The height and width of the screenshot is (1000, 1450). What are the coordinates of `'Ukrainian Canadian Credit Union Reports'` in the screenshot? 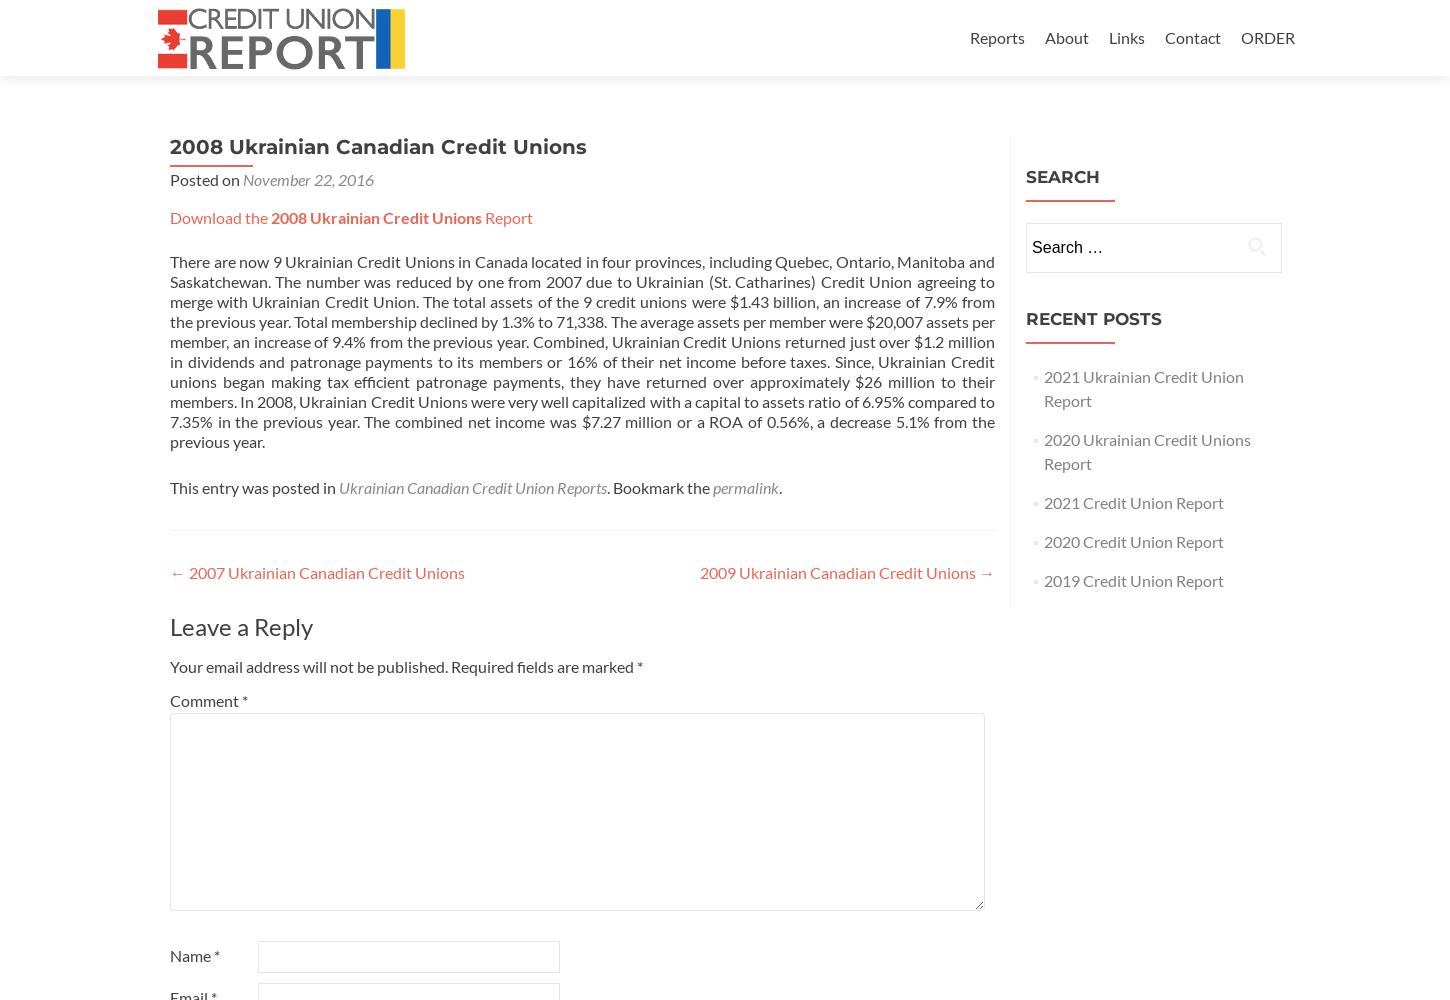 It's located at (339, 486).